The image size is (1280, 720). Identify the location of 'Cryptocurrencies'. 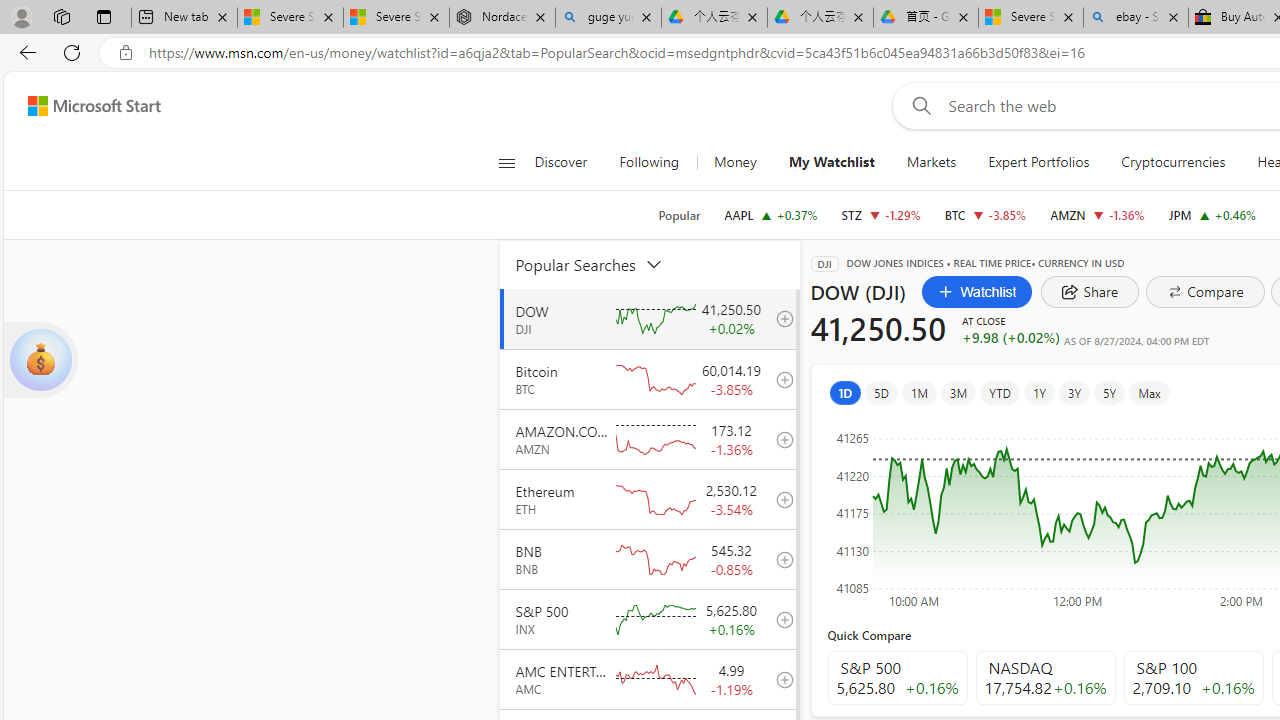
(1173, 162).